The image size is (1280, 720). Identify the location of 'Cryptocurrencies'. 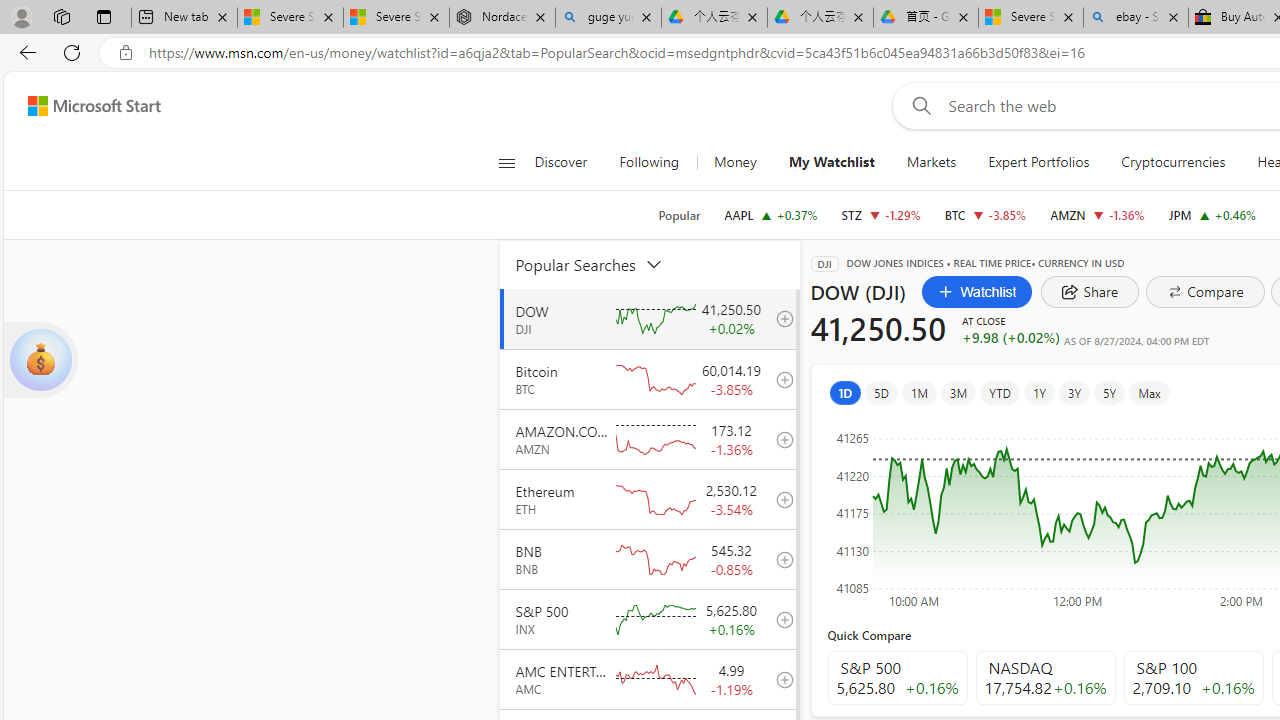
(1173, 162).